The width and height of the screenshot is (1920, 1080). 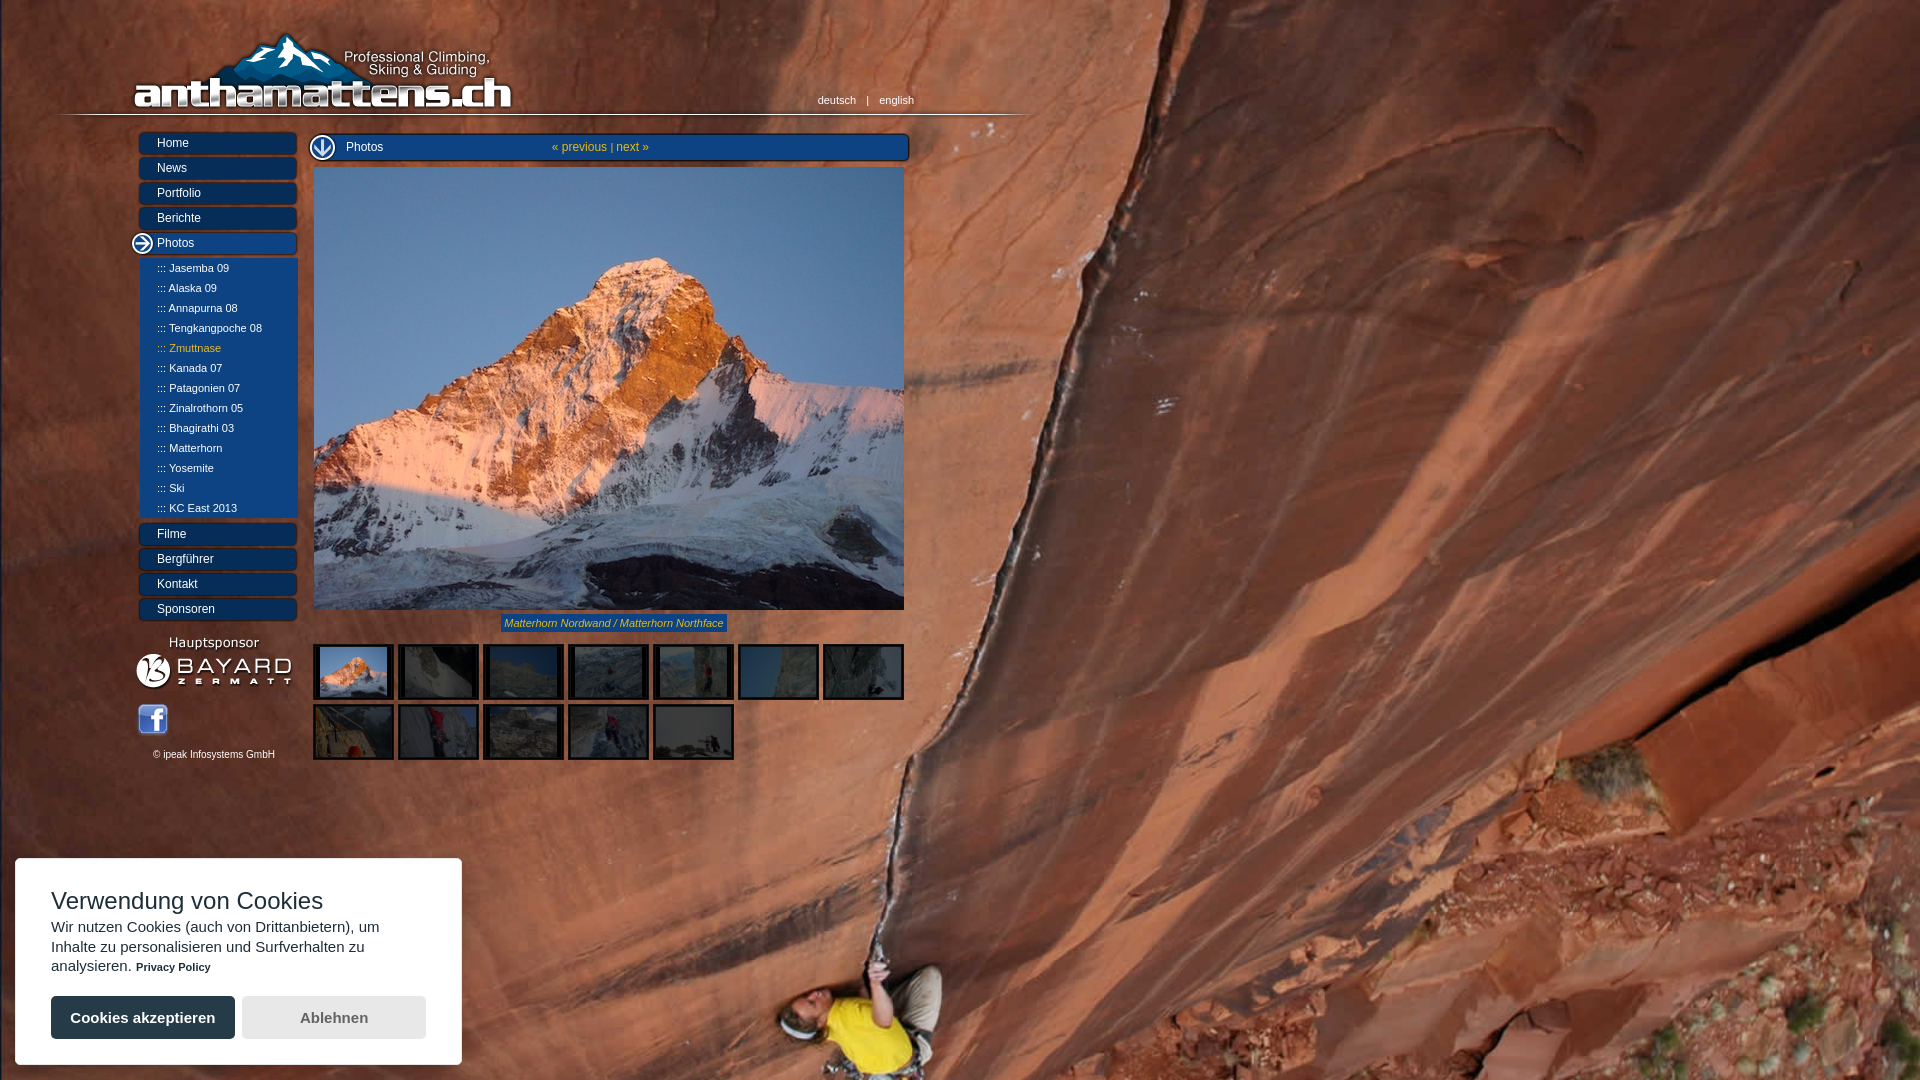 I want to click on '::: Jasemba 09', so click(x=179, y=266).